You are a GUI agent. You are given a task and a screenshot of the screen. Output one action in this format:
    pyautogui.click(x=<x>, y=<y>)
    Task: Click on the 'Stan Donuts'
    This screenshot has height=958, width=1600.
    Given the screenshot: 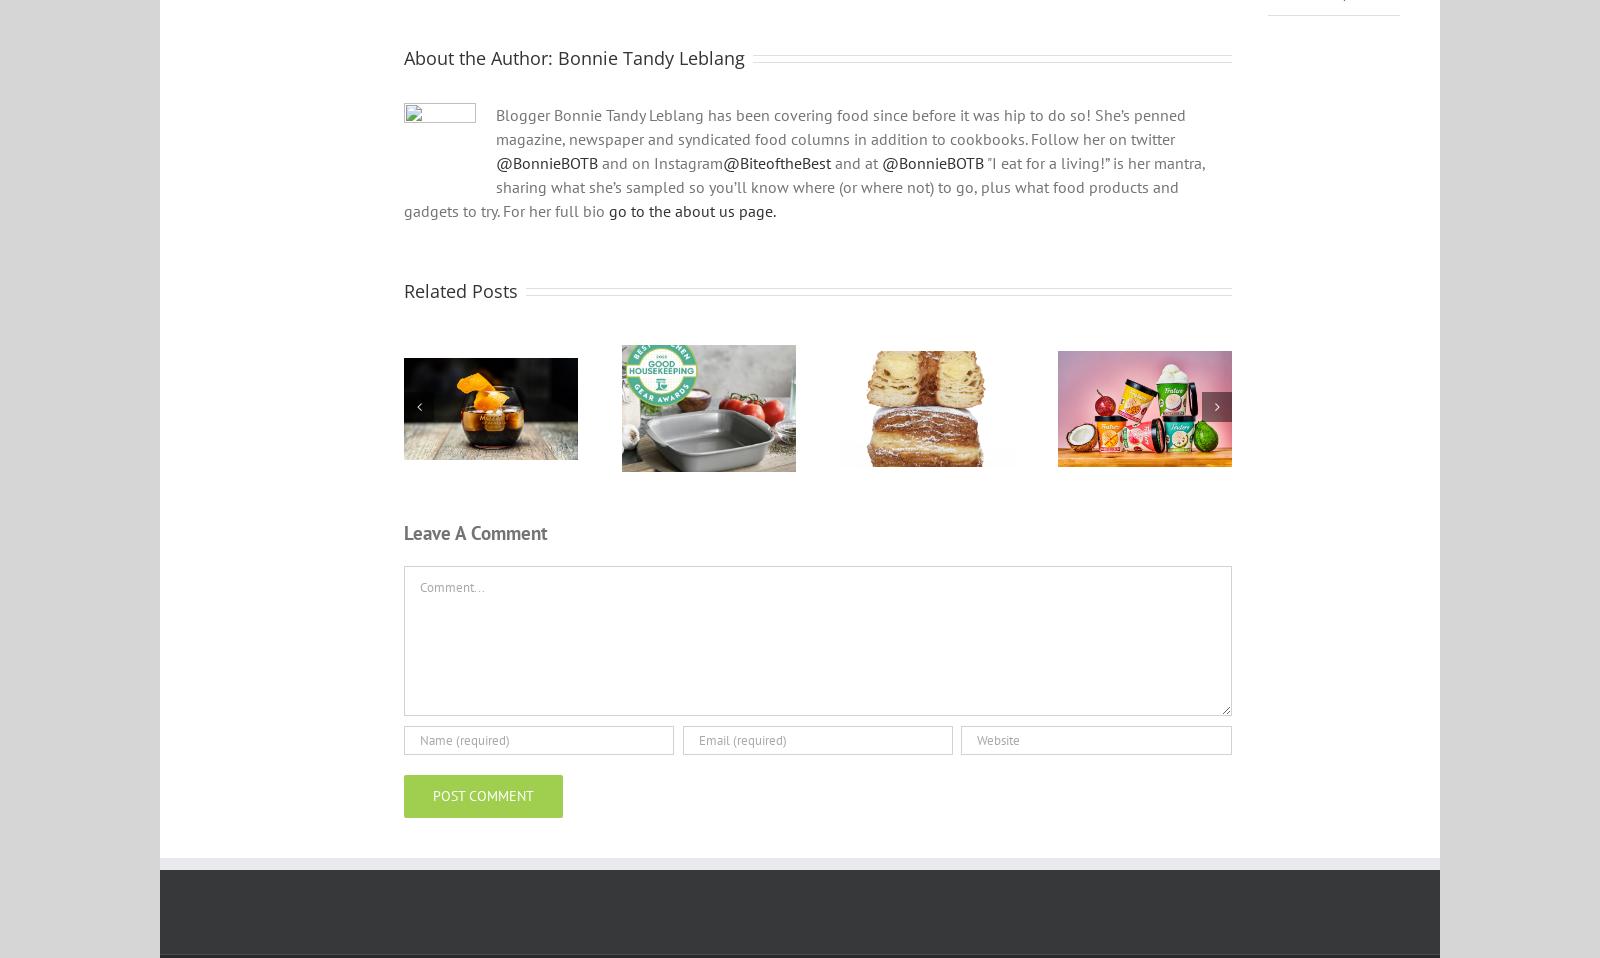 What is the action you would take?
    pyautogui.click(x=926, y=442)
    